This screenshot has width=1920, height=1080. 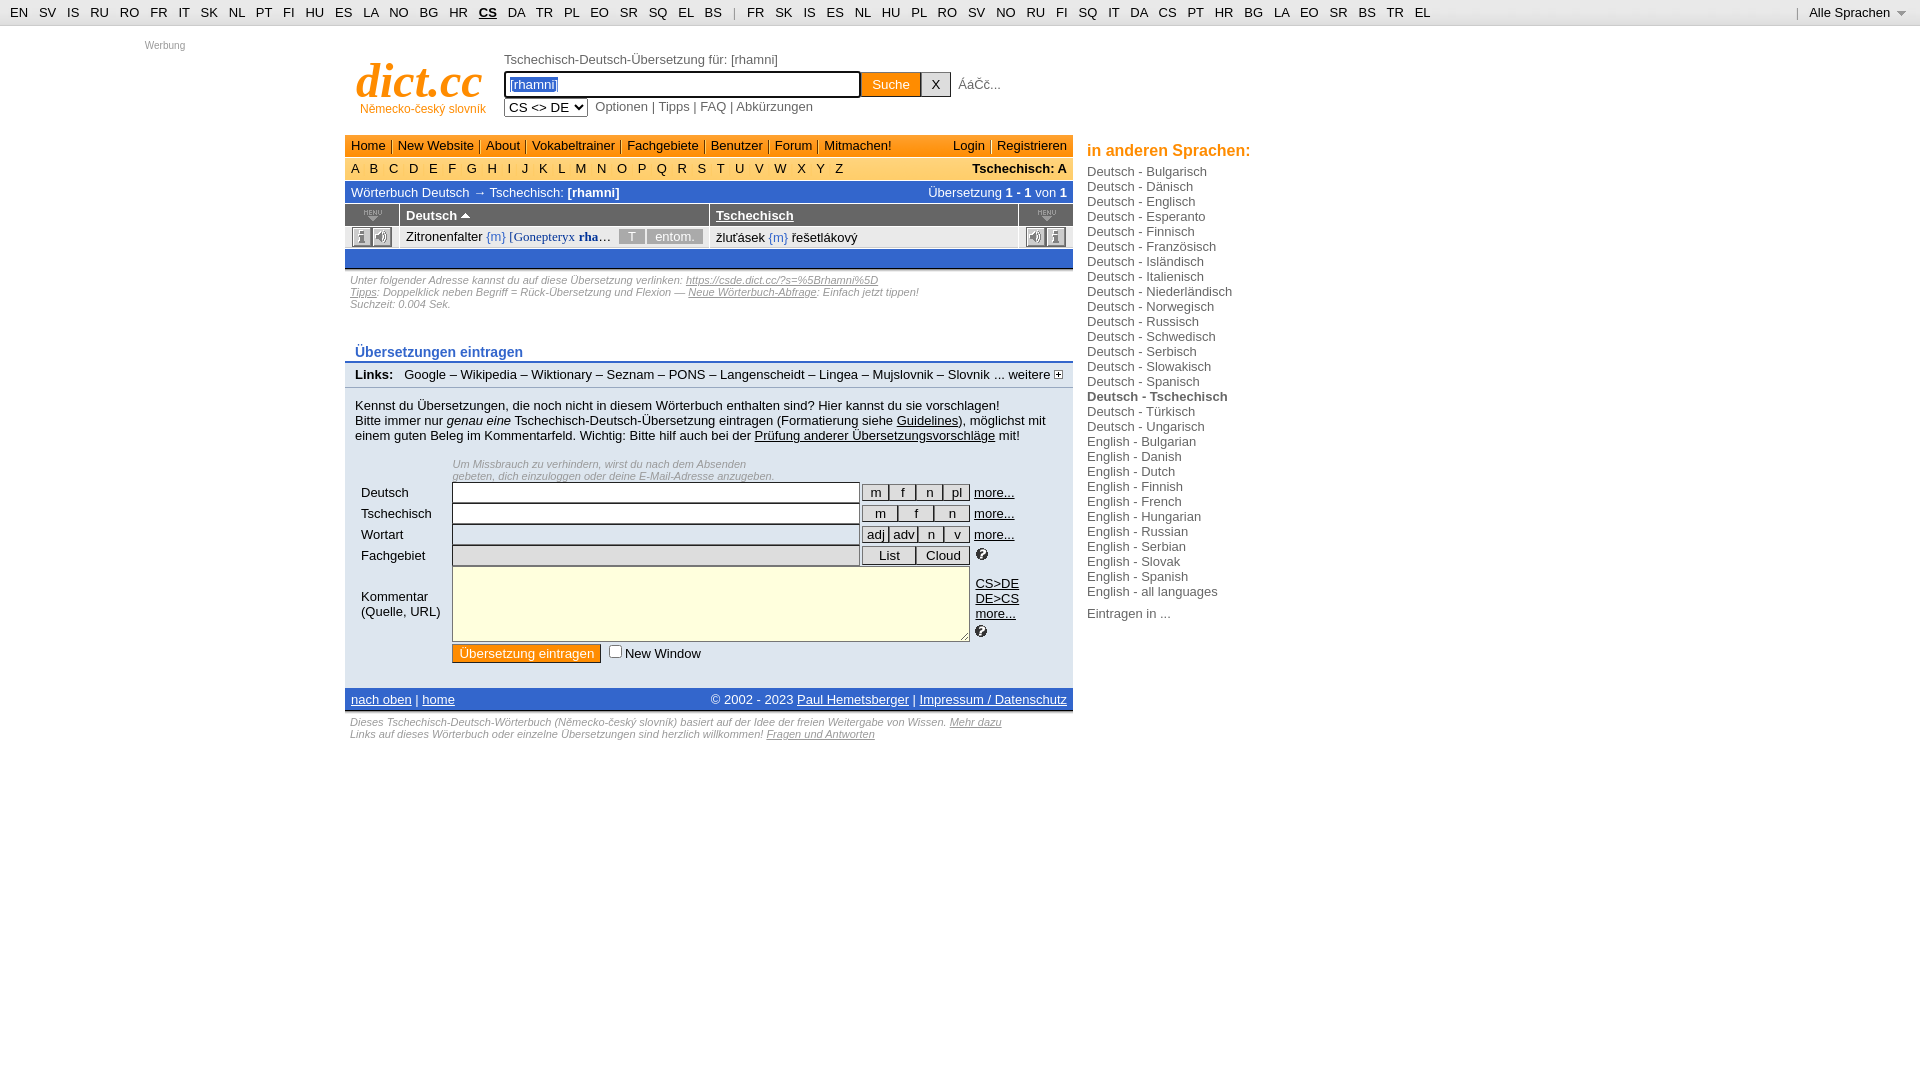 What do you see at coordinates (1085, 561) in the screenshot?
I see `'English - Slovak'` at bounding box center [1085, 561].